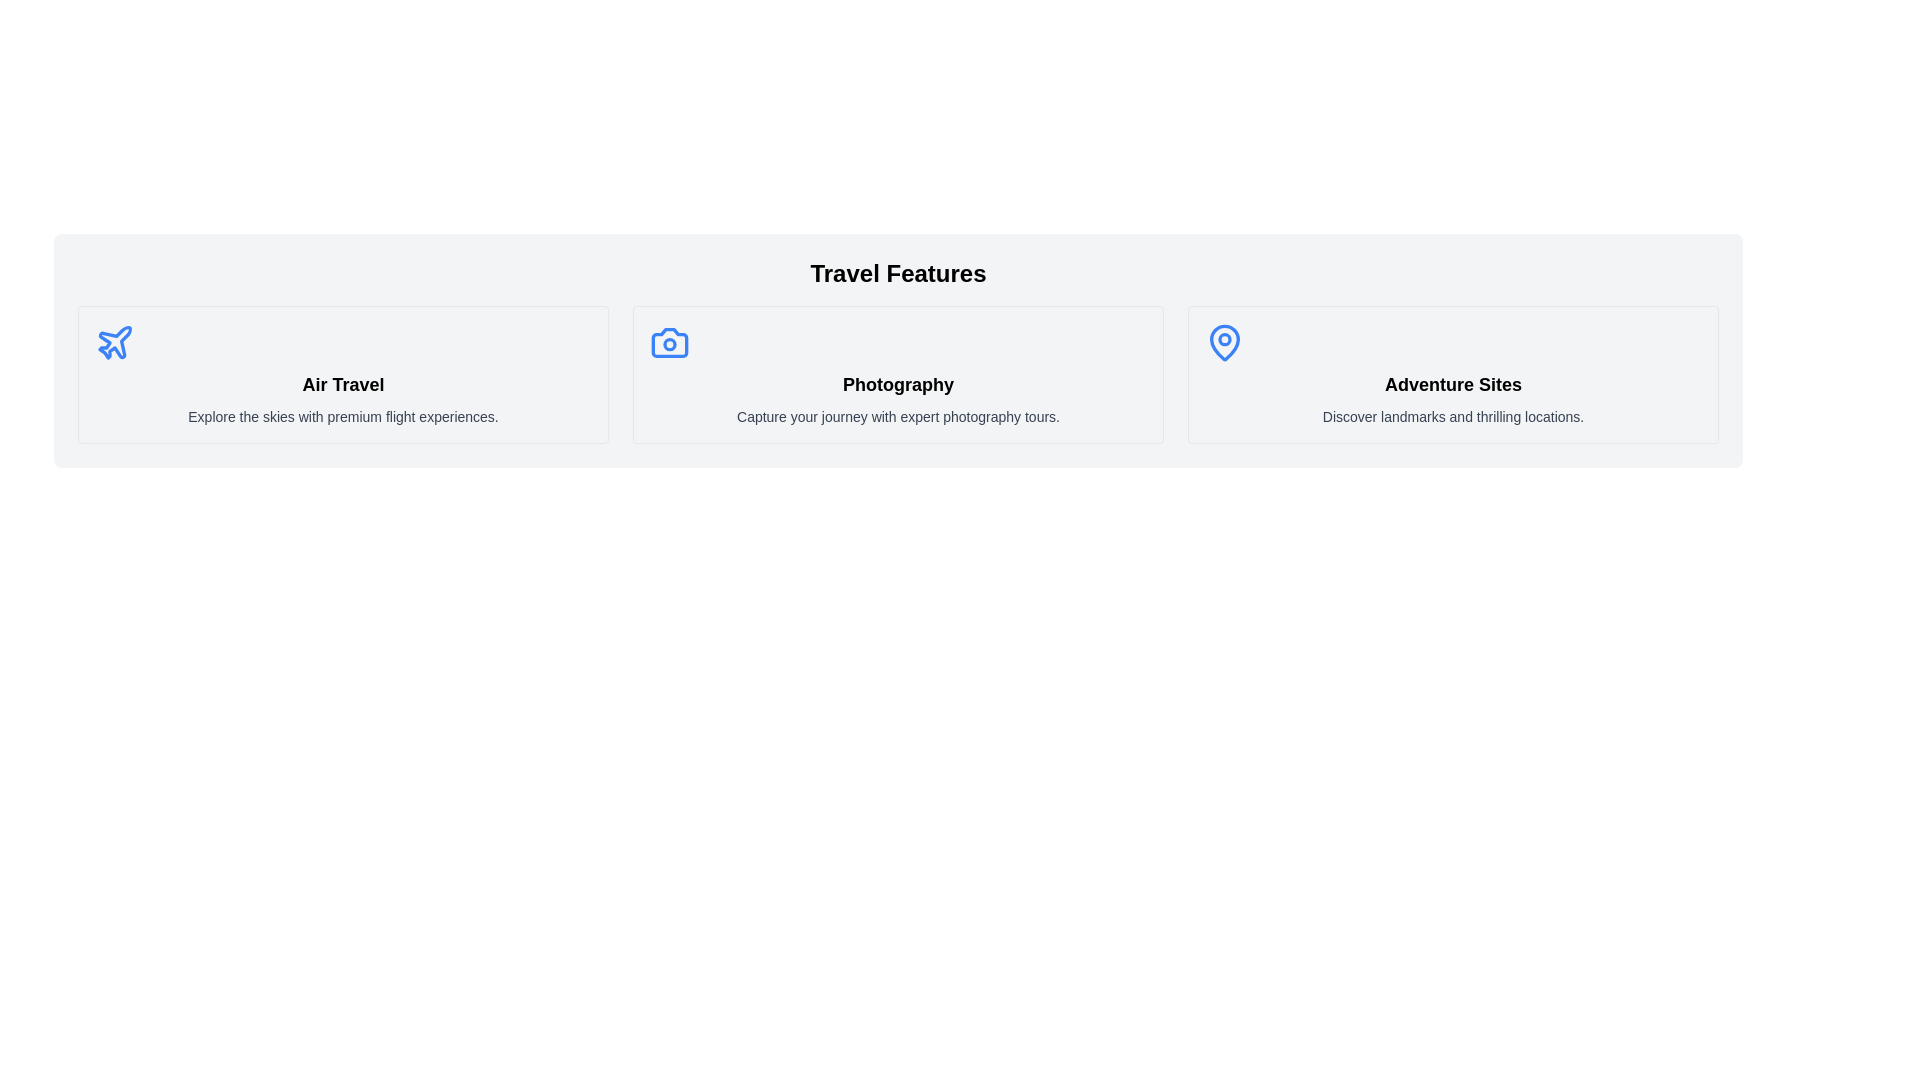 The height and width of the screenshot is (1080, 1920). What do you see at coordinates (1223, 338) in the screenshot?
I see `the circular part of the location pin icon in the 'Adventure Sites' card under the 'Travel Features' section` at bounding box center [1223, 338].